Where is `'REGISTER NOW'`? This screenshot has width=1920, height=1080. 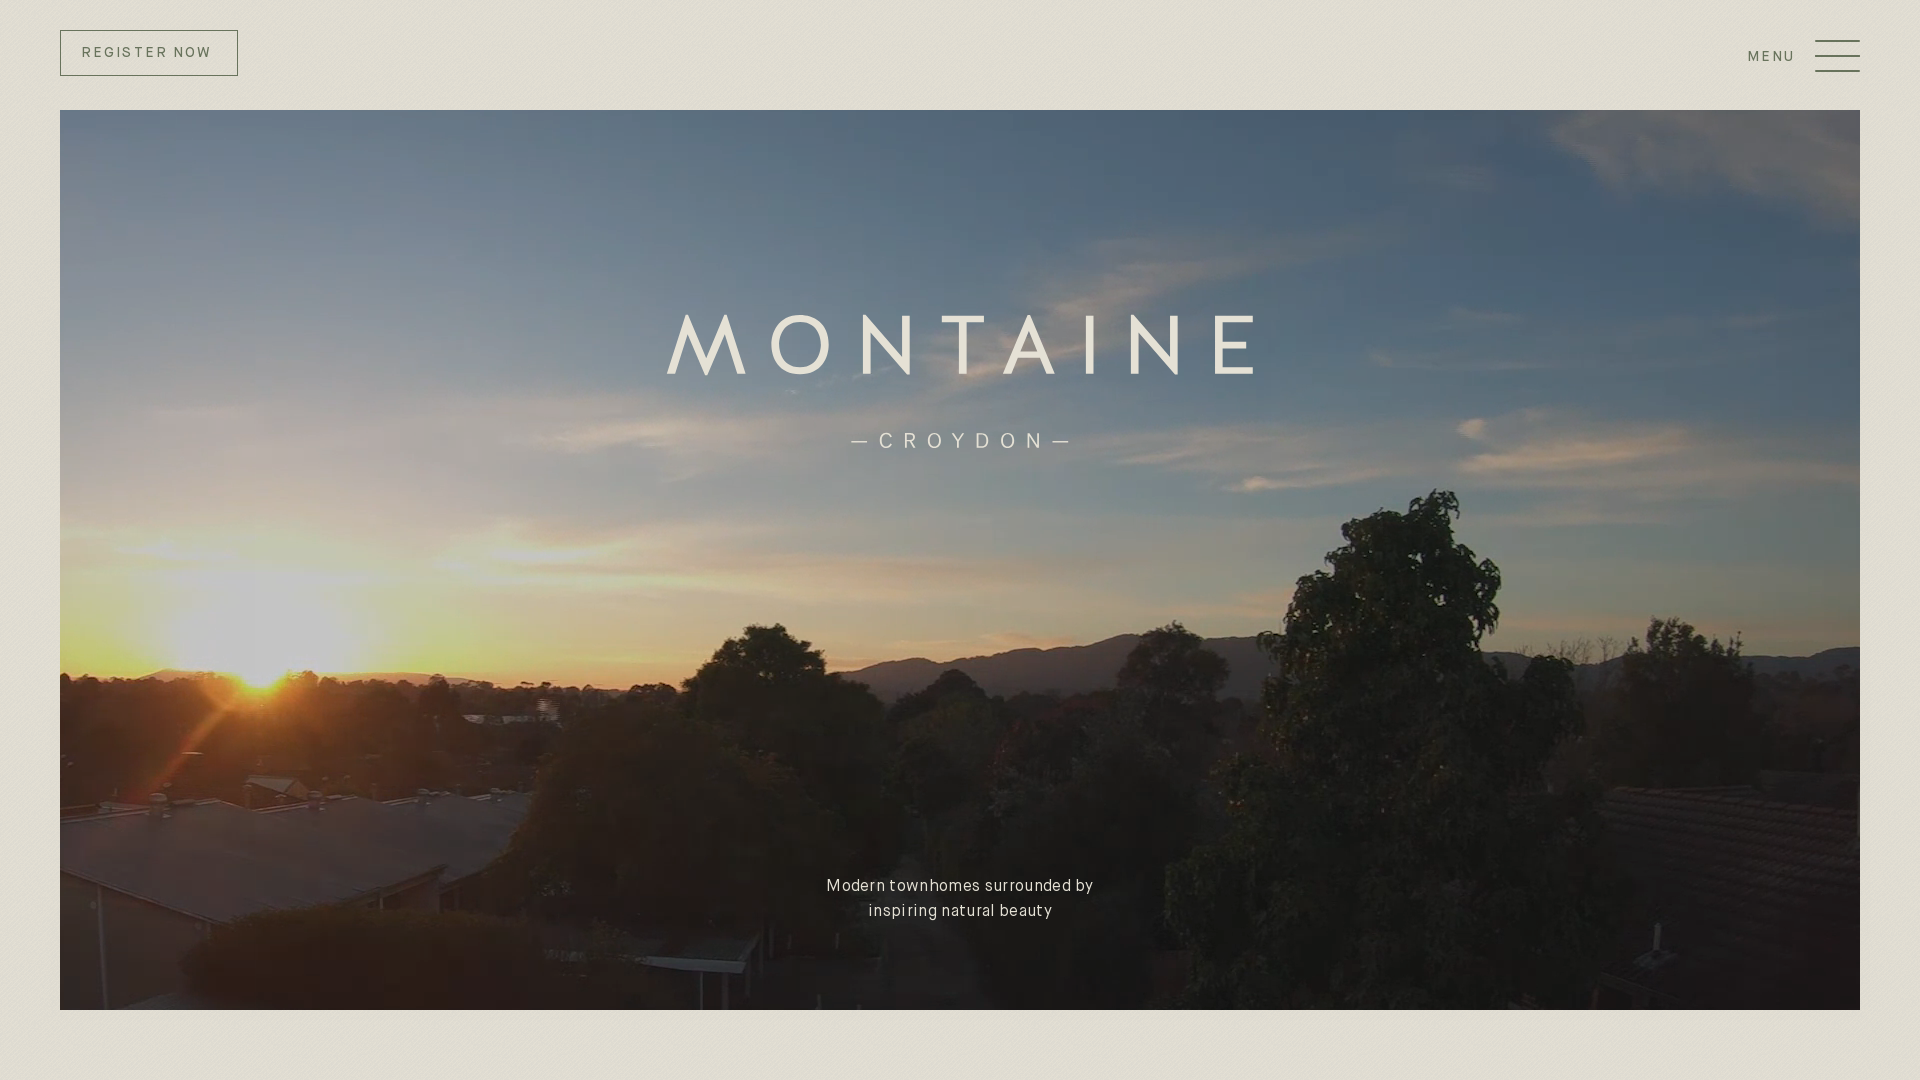 'REGISTER NOW' is located at coordinates (147, 52).